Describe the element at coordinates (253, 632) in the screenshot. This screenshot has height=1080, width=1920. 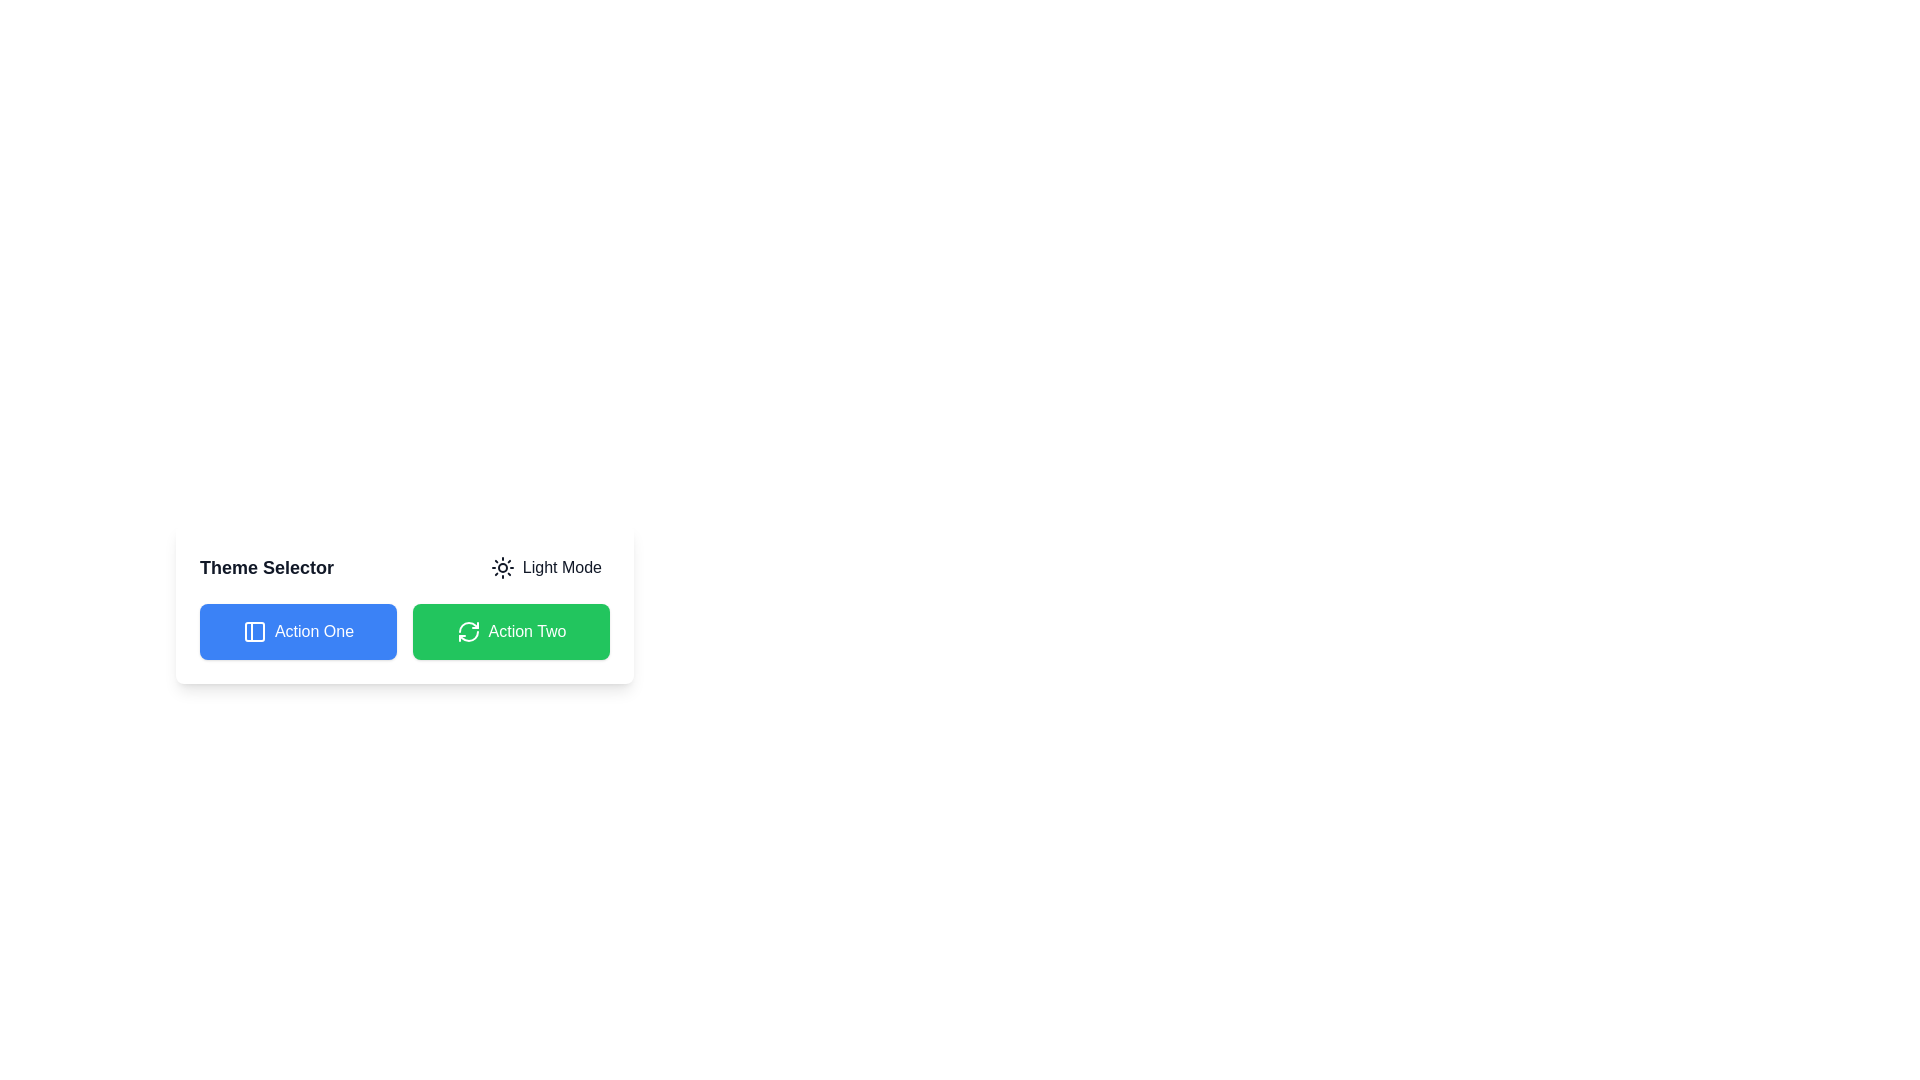
I see `the button labeled 'Action One' by clicking on the icon situated within it to trigger its associated action` at that location.